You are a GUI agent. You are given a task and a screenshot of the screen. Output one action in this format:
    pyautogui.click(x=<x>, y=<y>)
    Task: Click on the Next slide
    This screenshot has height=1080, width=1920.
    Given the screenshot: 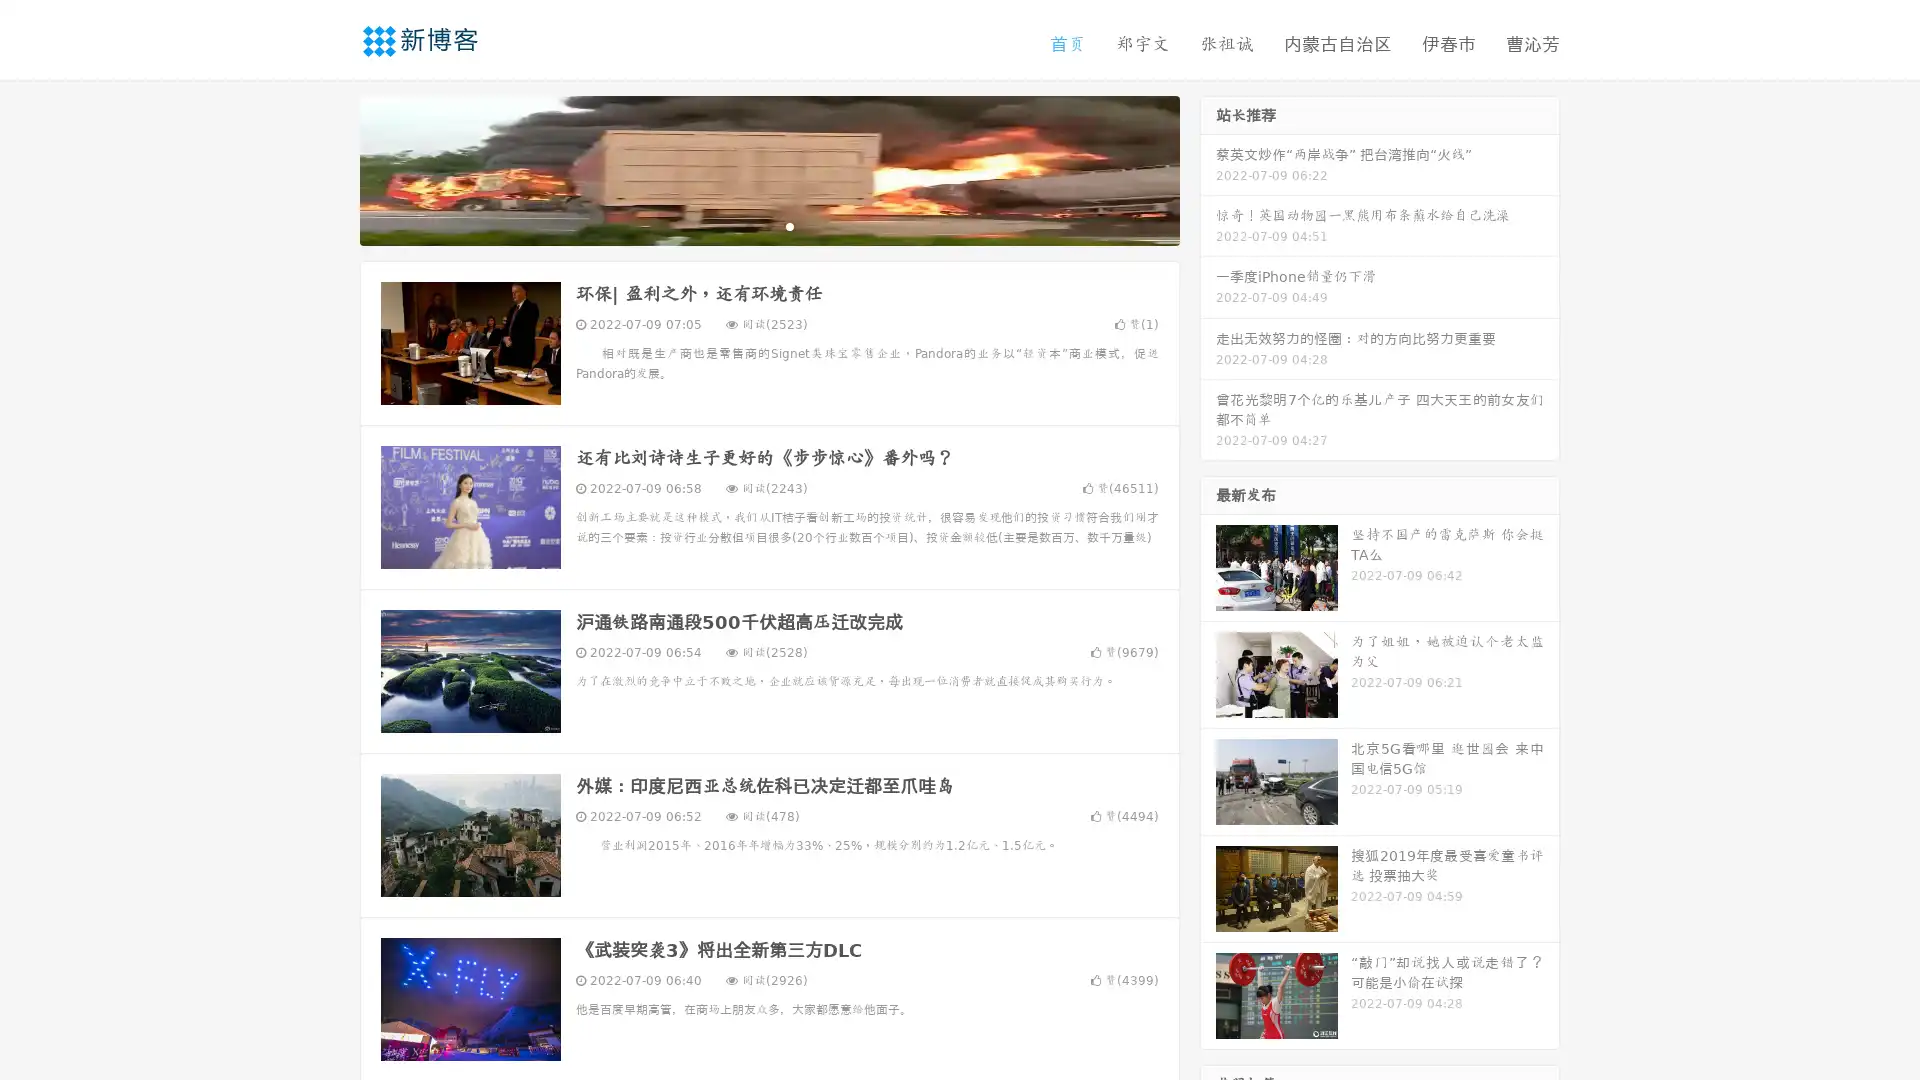 What is the action you would take?
    pyautogui.click(x=1208, y=168)
    